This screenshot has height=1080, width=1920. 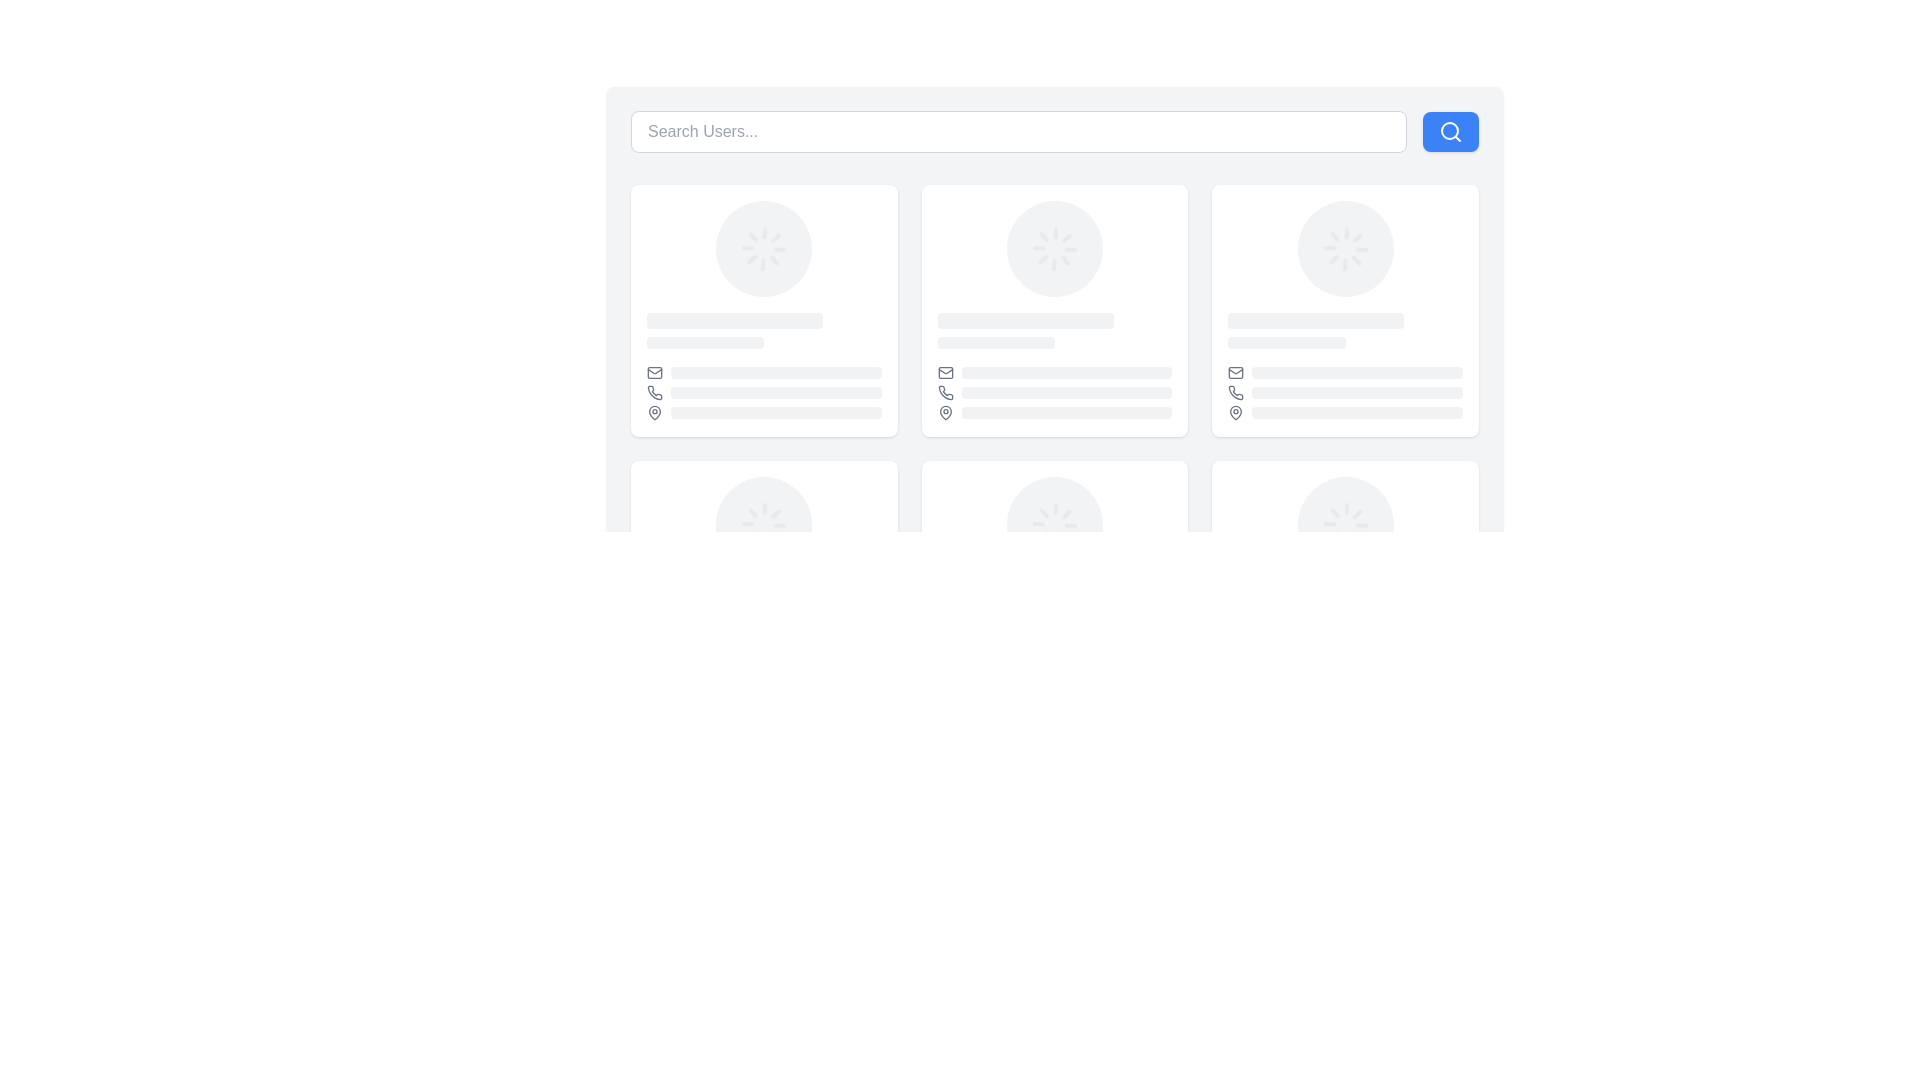 I want to click on the representation of the Map pin icon located in the third user card, positioned below the email and phone icons, so click(x=944, y=411).